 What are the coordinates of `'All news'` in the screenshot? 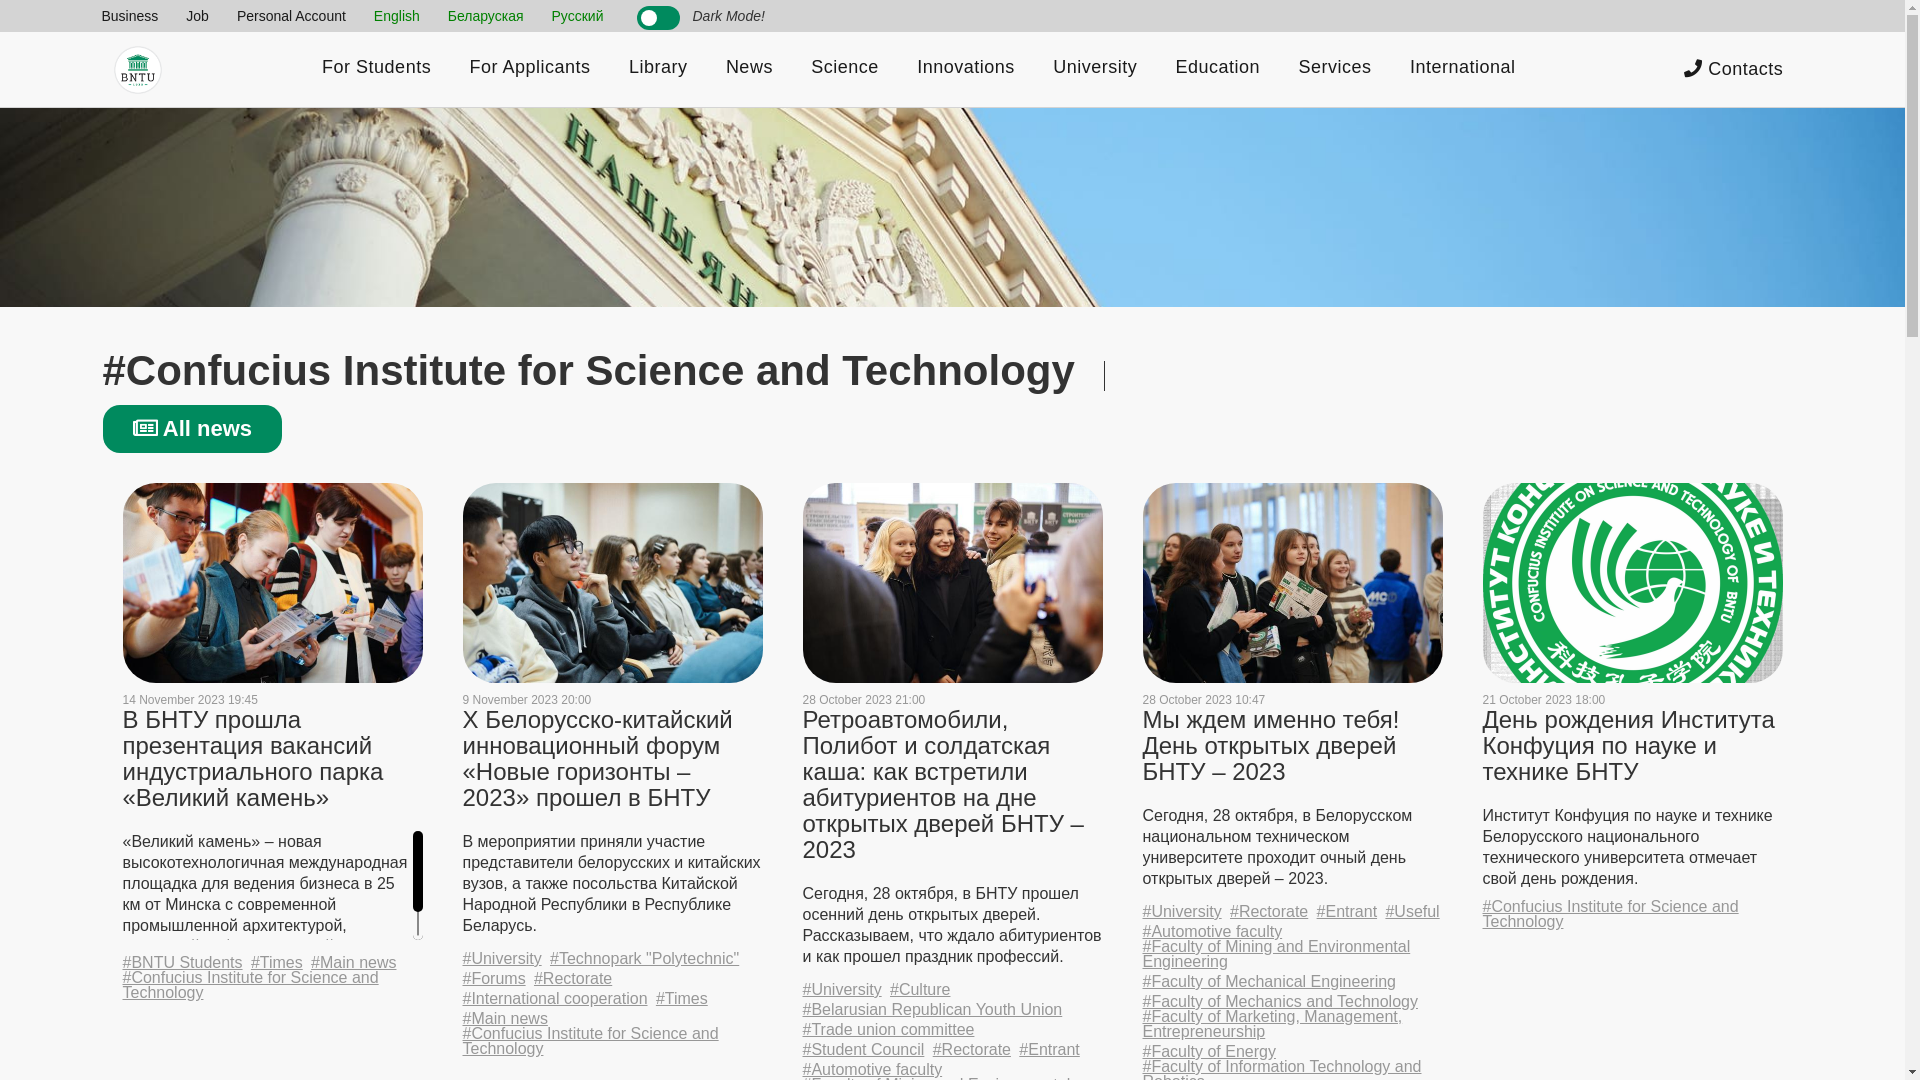 It's located at (192, 427).